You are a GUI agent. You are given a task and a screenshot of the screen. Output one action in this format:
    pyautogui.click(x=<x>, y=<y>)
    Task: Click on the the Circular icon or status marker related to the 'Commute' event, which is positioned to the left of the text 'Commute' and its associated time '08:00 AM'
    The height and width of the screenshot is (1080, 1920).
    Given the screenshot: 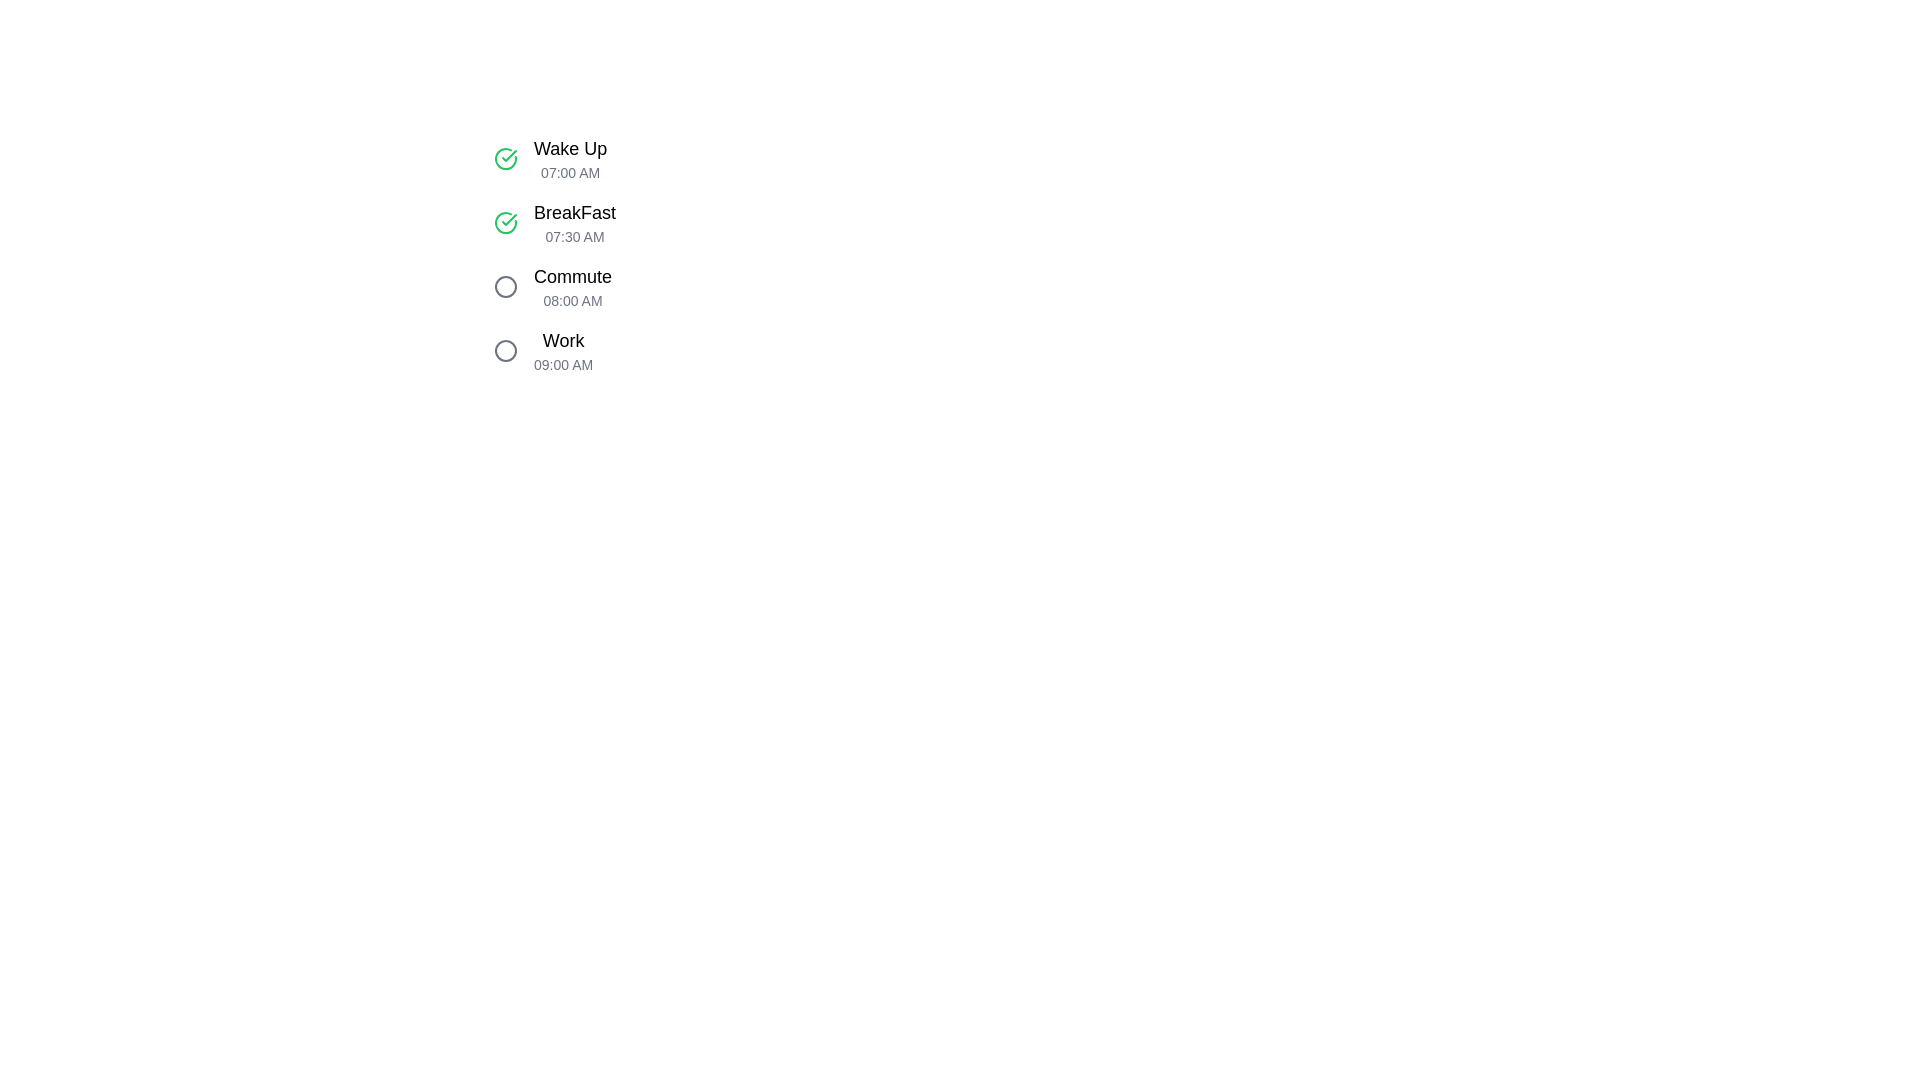 What is the action you would take?
    pyautogui.click(x=505, y=286)
    